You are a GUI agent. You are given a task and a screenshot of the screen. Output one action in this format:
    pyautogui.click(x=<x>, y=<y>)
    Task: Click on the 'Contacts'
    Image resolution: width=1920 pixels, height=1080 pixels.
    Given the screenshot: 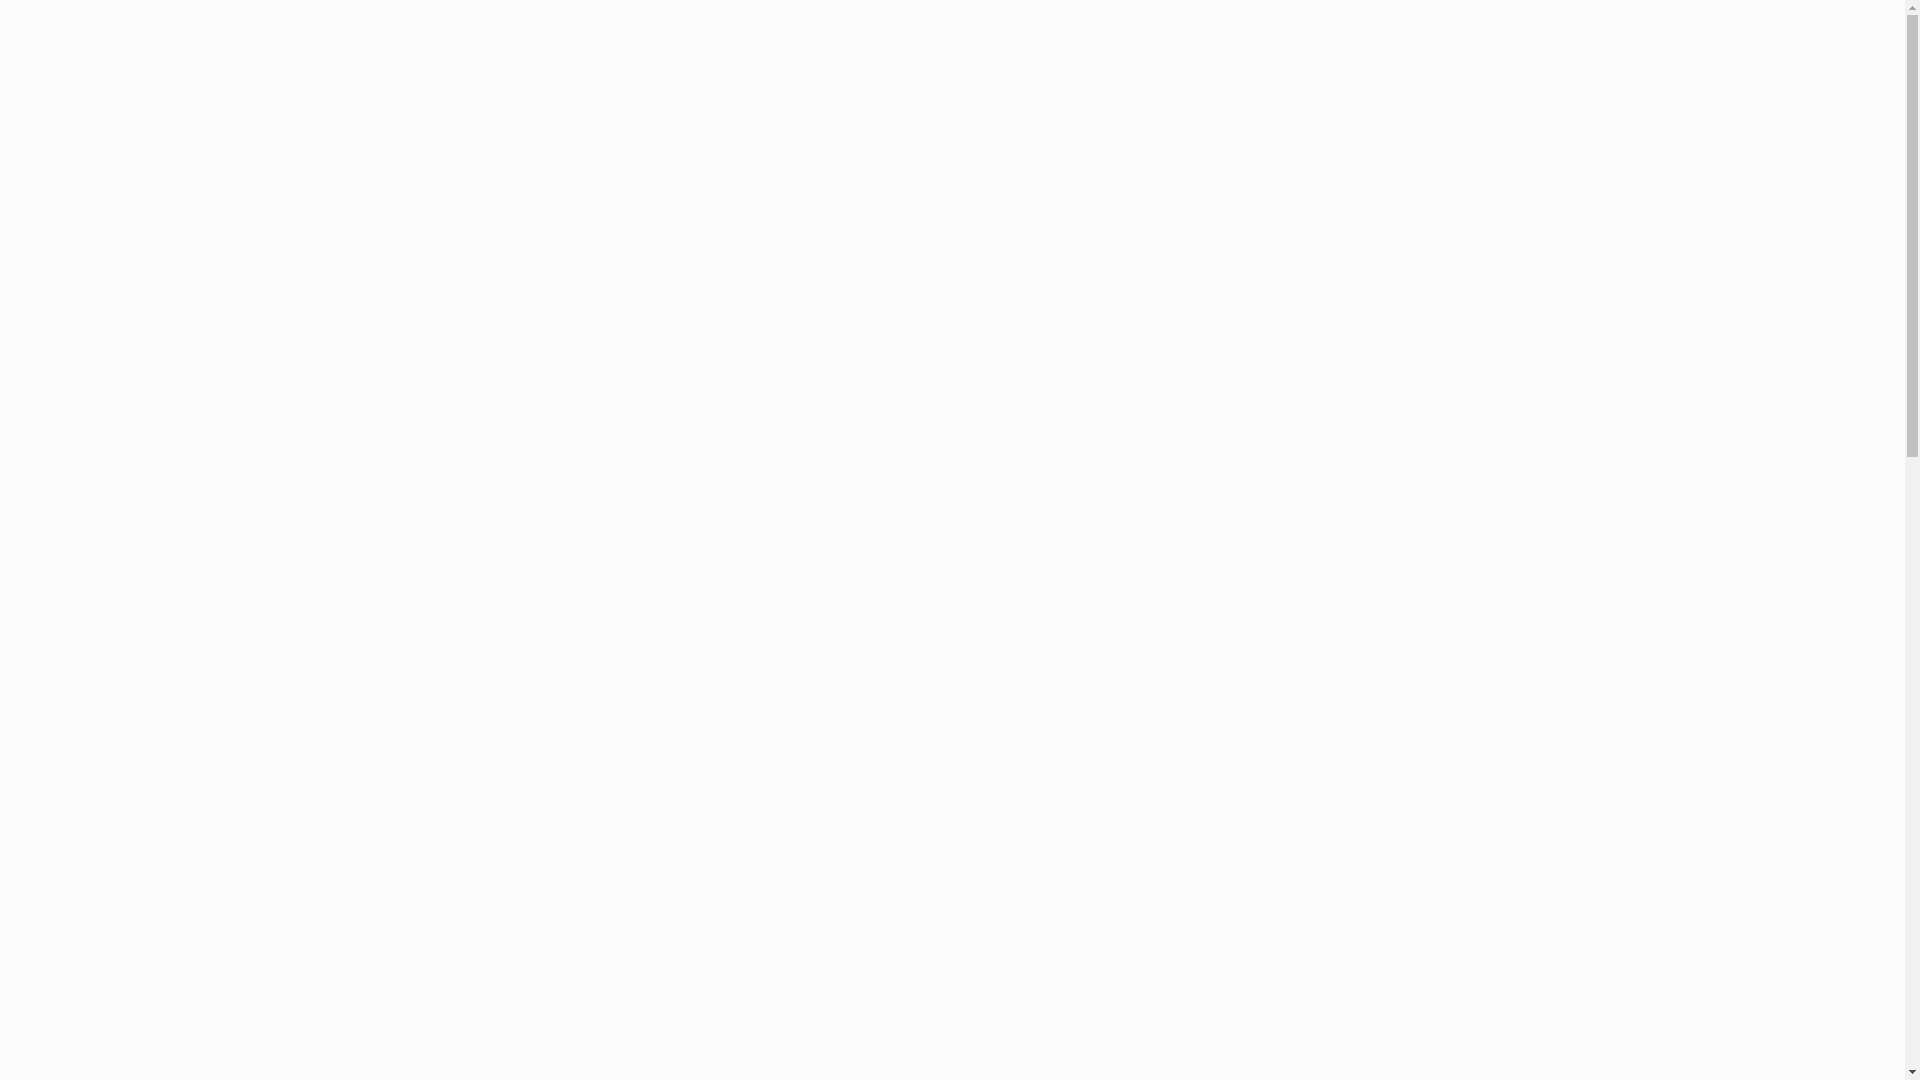 What is the action you would take?
    pyautogui.click(x=1464, y=59)
    